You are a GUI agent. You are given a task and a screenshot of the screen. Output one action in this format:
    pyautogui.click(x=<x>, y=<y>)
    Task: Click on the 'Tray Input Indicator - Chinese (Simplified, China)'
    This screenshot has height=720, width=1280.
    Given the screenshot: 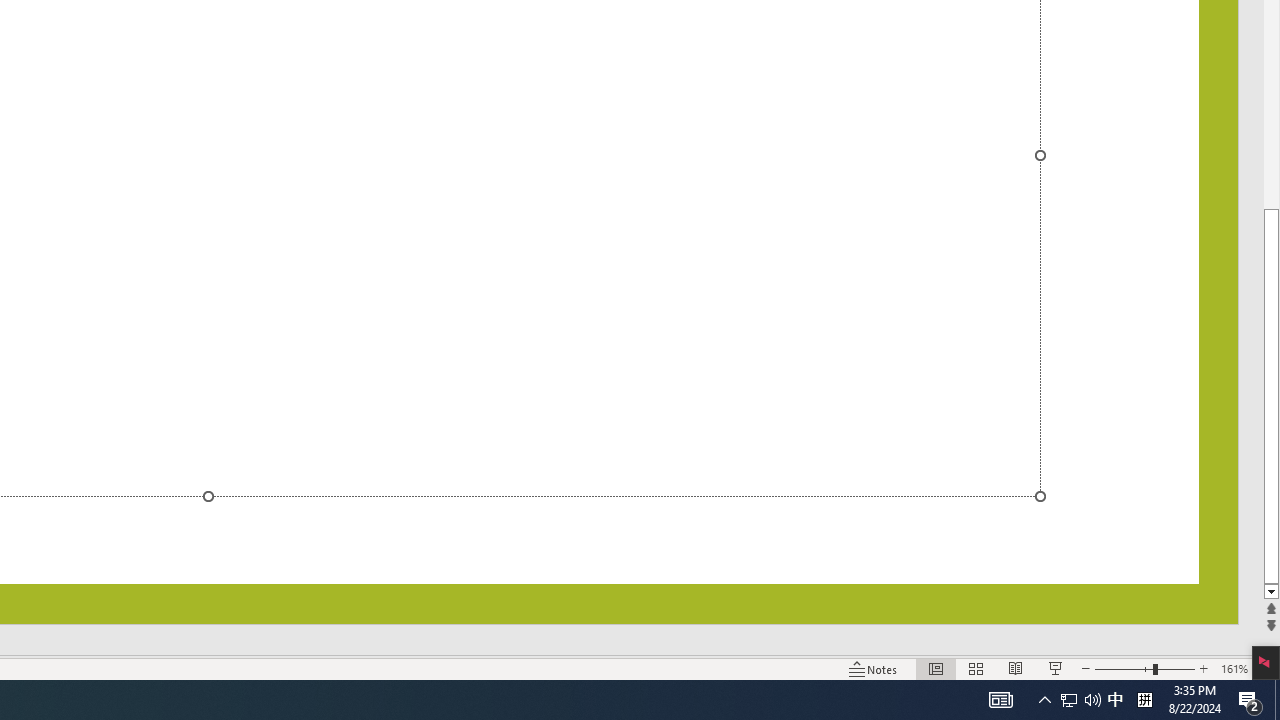 What is the action you would take?
    pyautogui.click(x=1144, y=698)
    